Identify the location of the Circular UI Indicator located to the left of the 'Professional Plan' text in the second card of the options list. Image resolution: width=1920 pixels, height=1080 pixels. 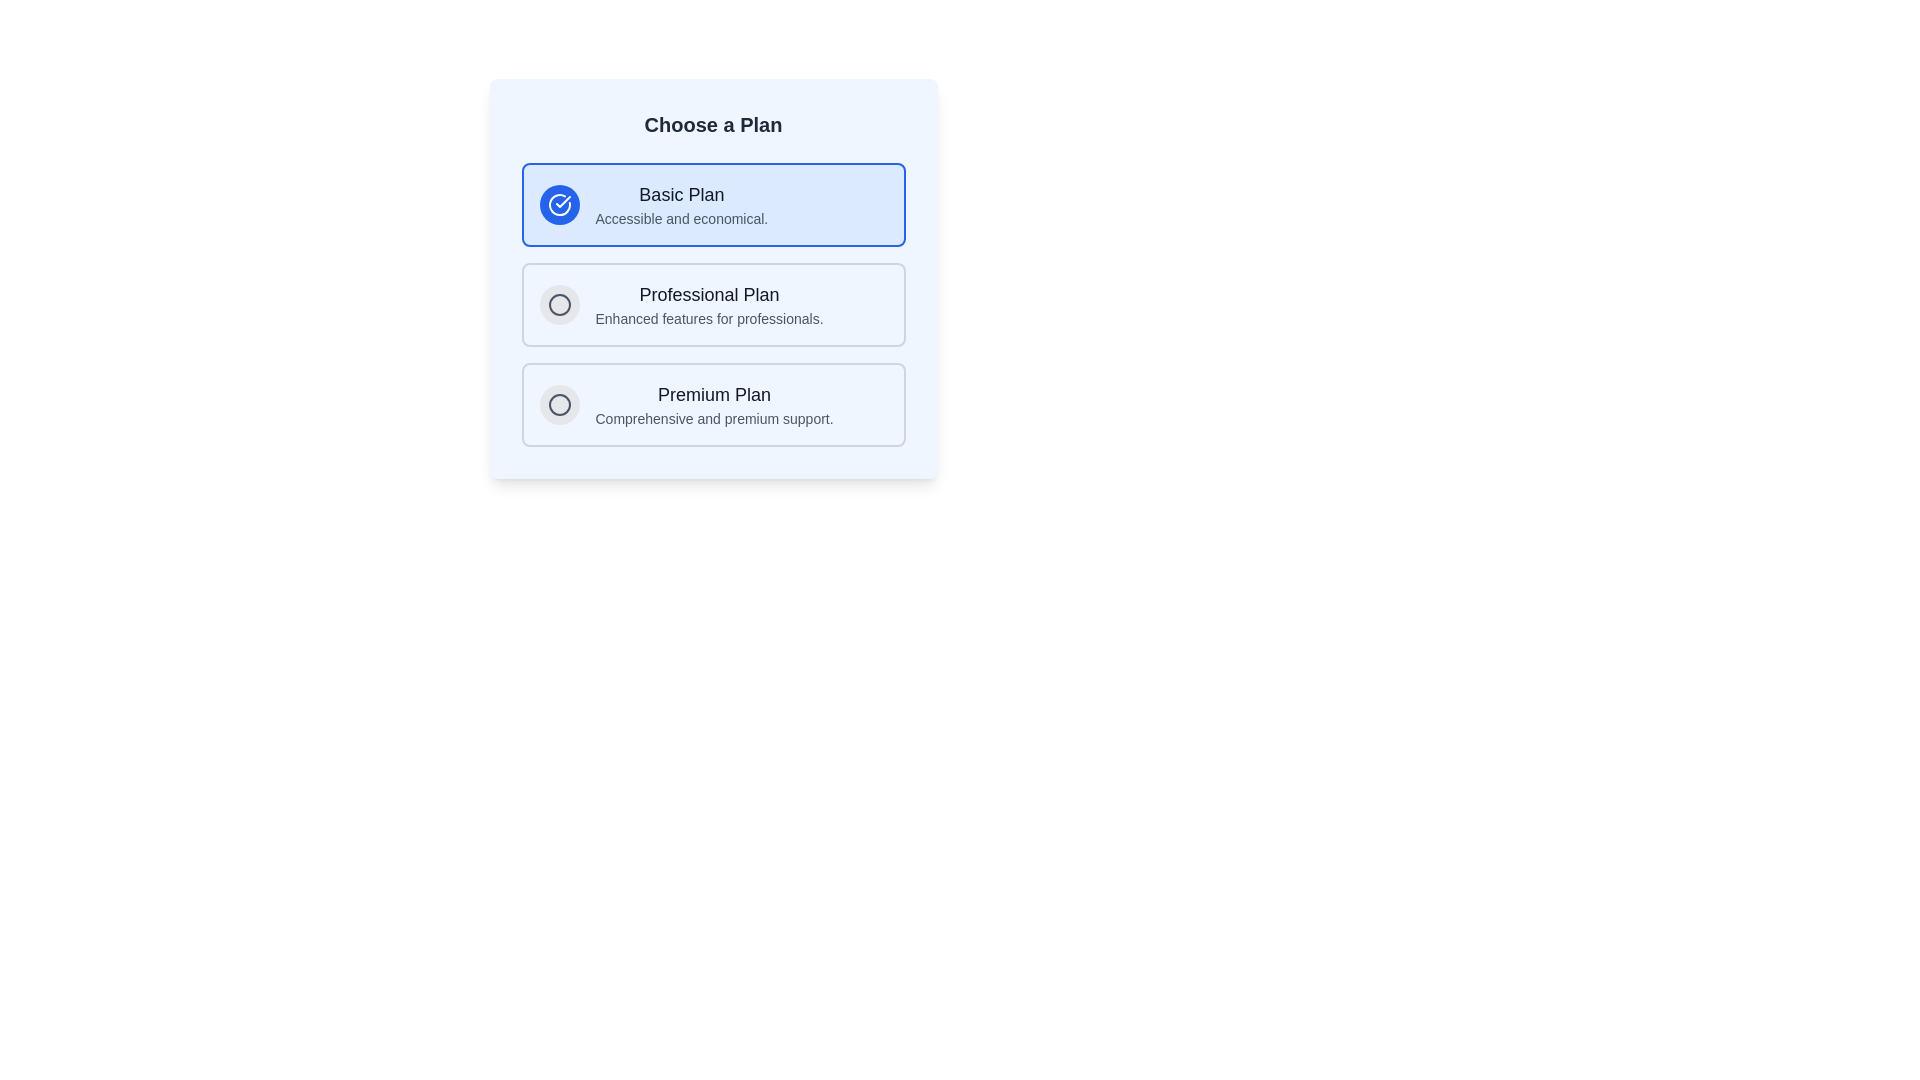
(559, 304).